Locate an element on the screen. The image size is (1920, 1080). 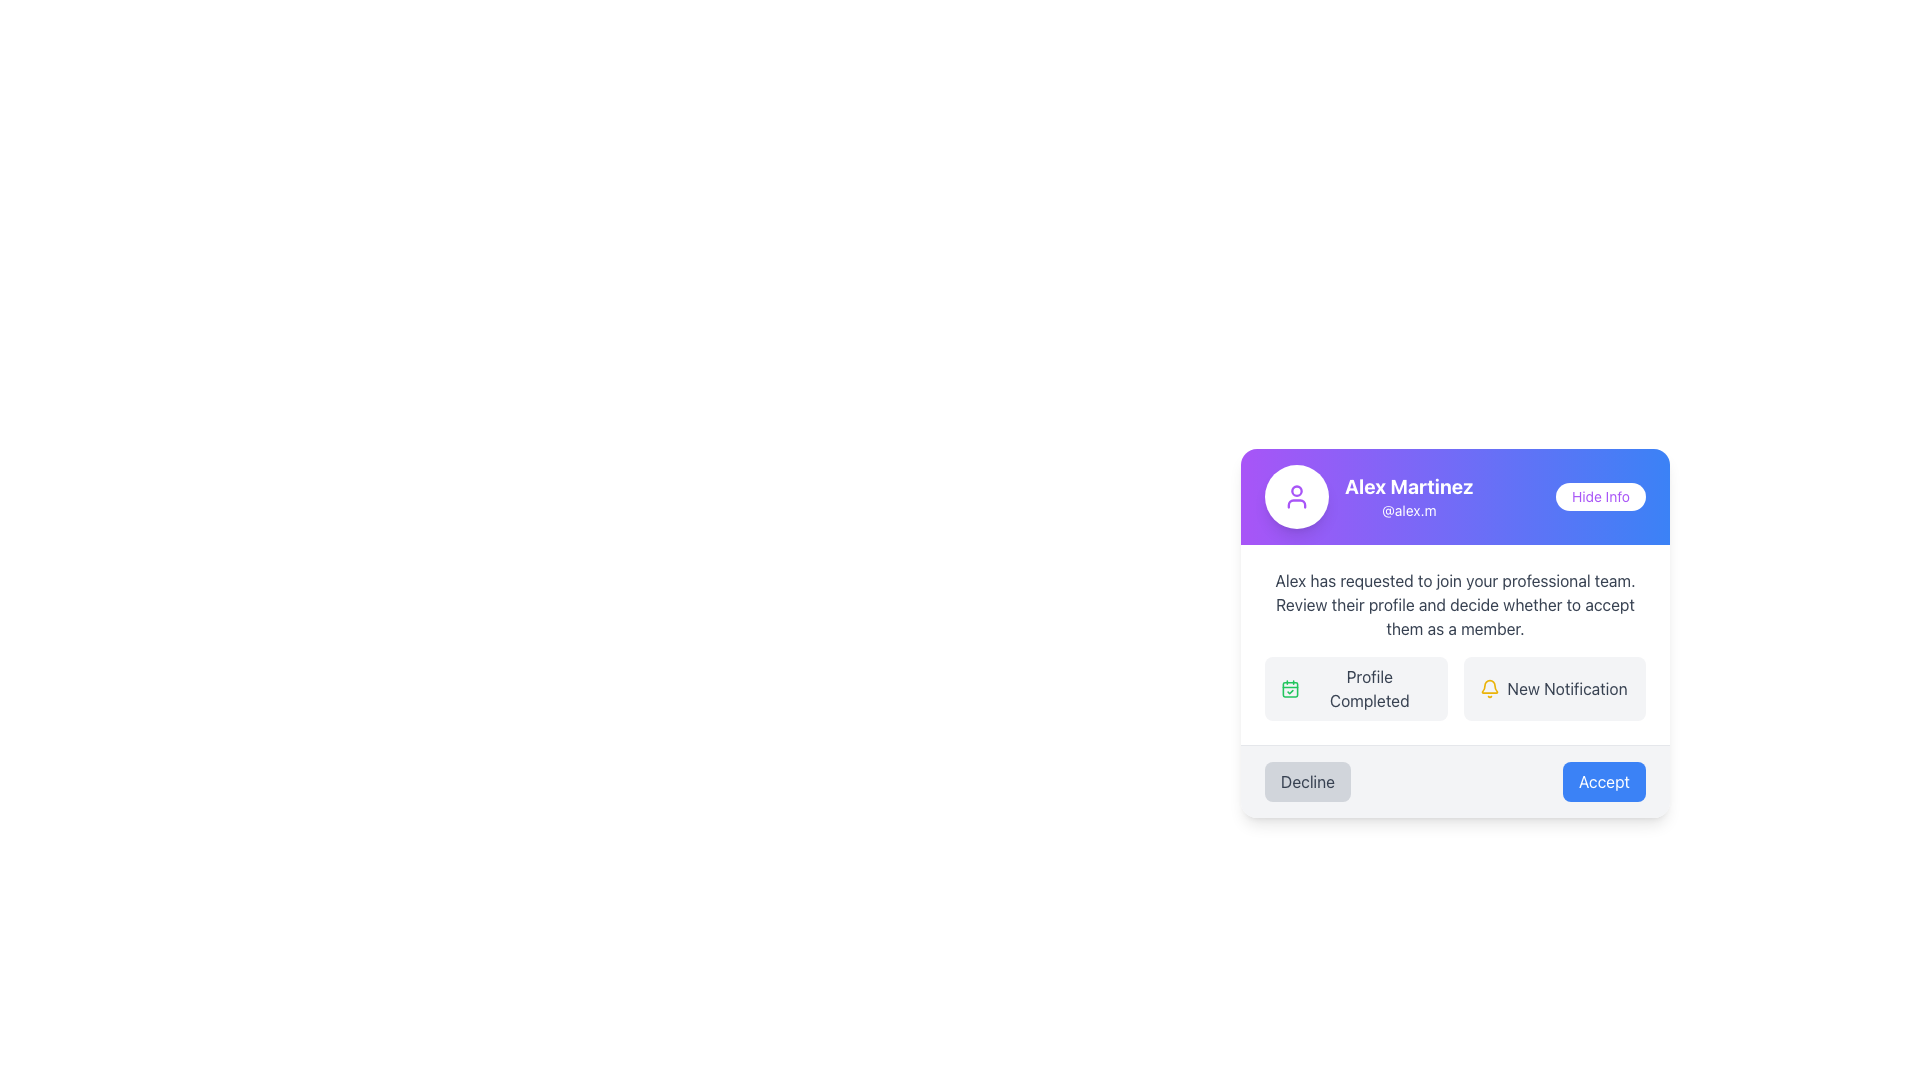
the decorative component of the user profile icon, which is centered within a circular shape at the top portion of the profile card is located at coordinates (1296, 490).